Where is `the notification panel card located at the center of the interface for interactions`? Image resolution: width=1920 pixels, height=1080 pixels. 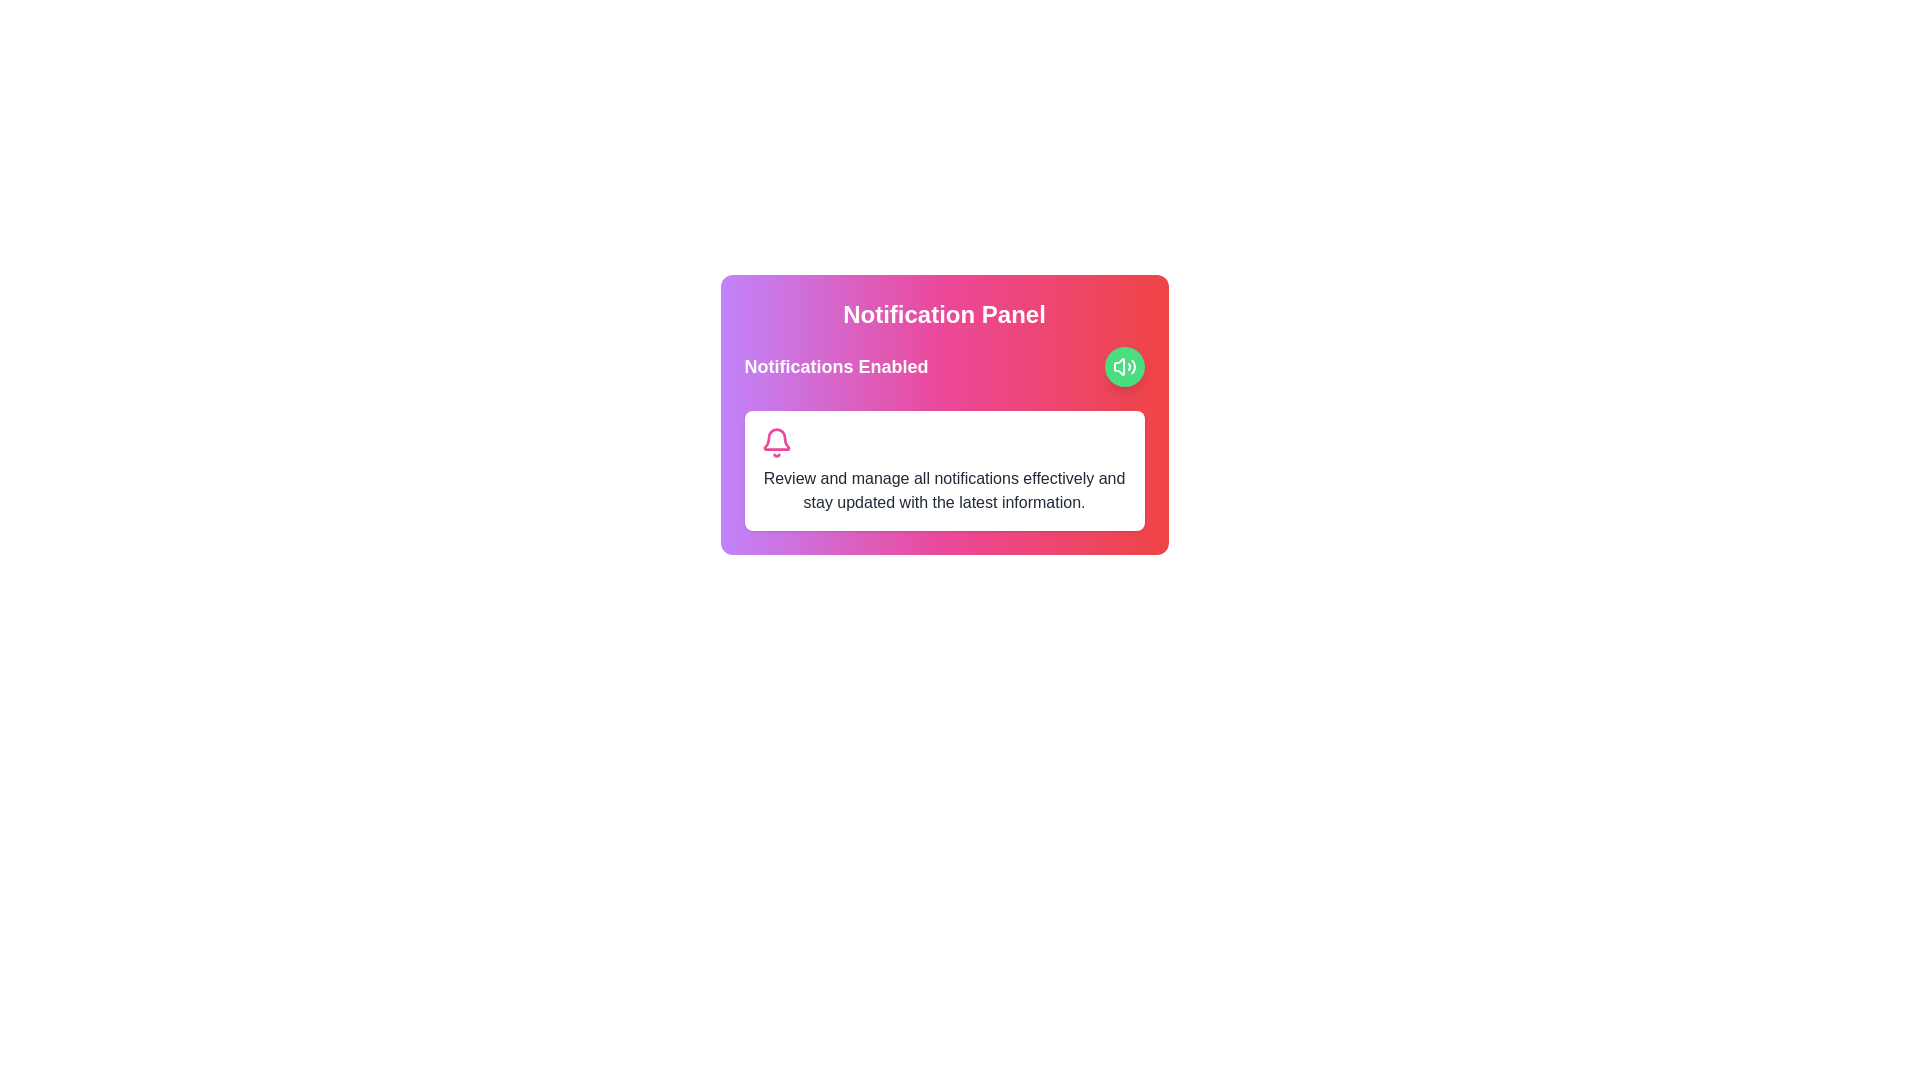
the notification panel card located at the center of the interface for interactions is located at coordinates (943, 414).